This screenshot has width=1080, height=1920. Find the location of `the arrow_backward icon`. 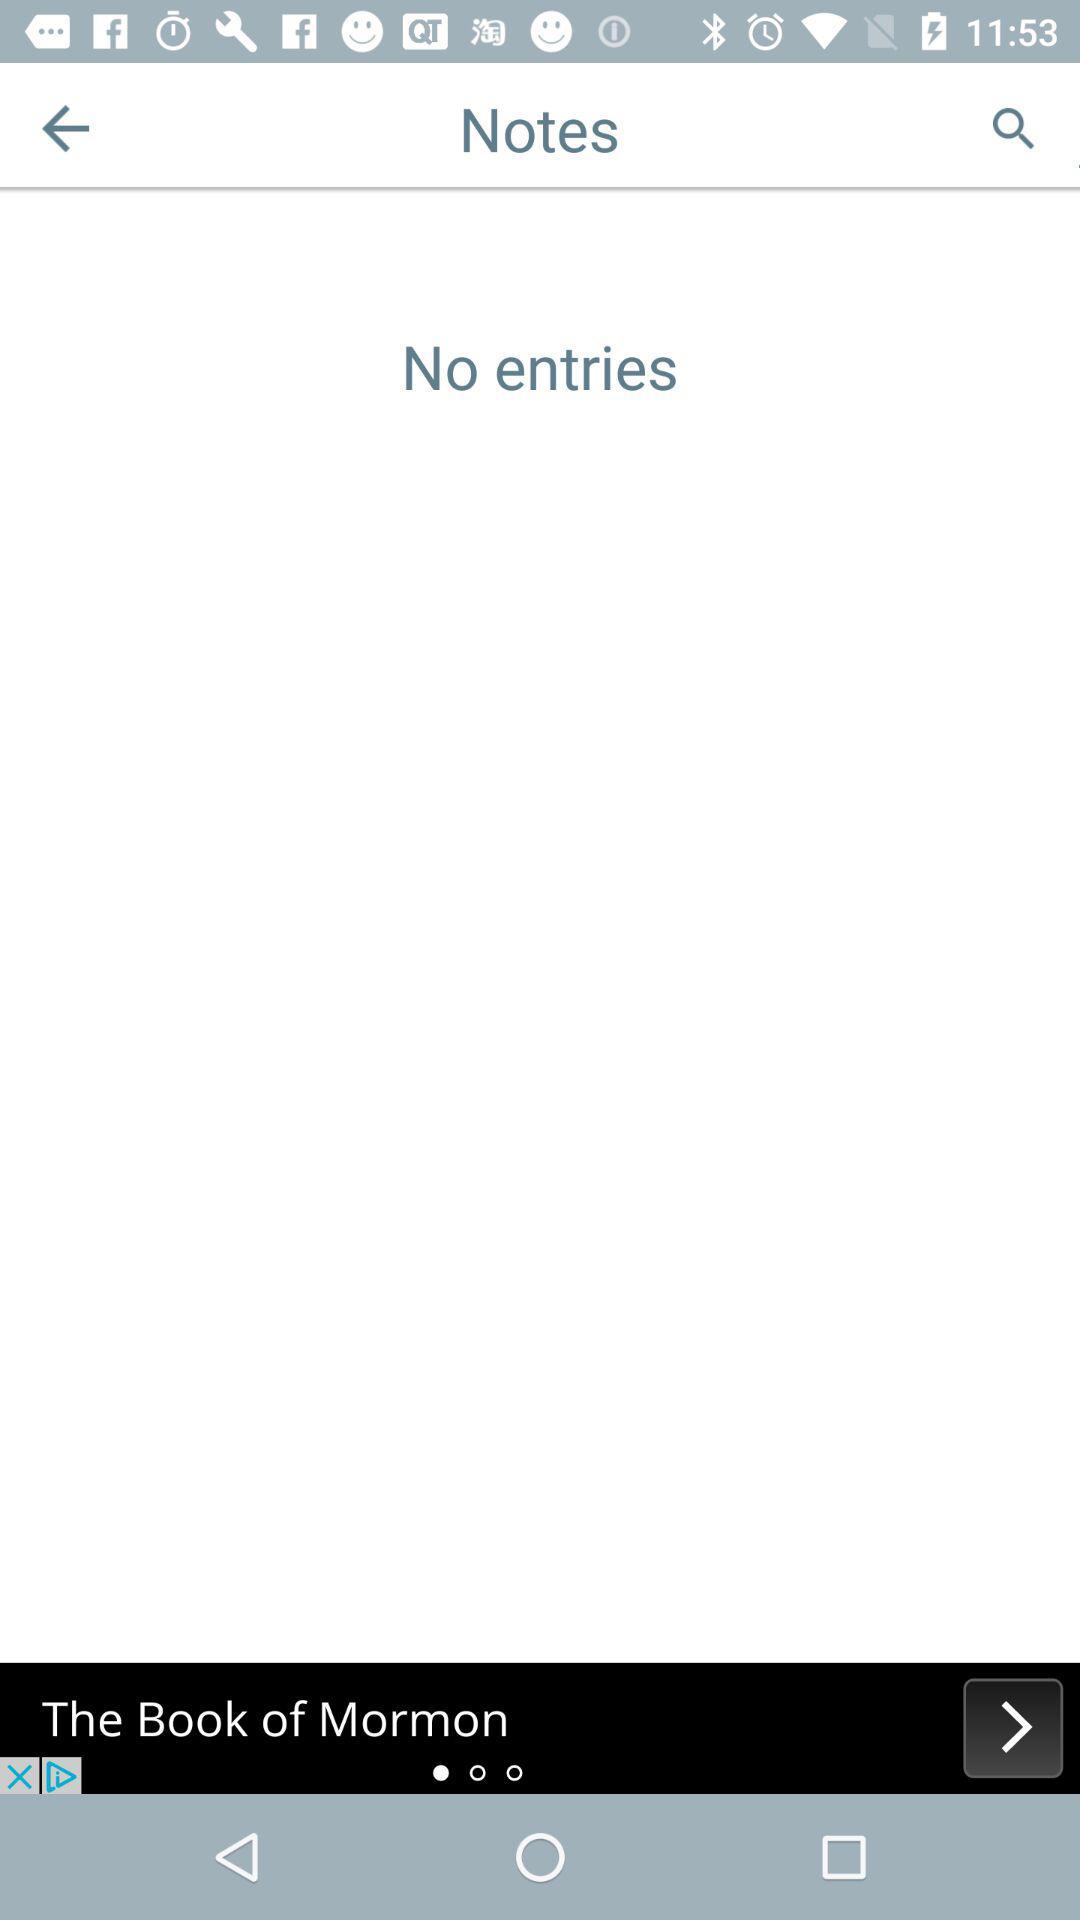

the arrow_backward icon is located at coordinates (64, 127).